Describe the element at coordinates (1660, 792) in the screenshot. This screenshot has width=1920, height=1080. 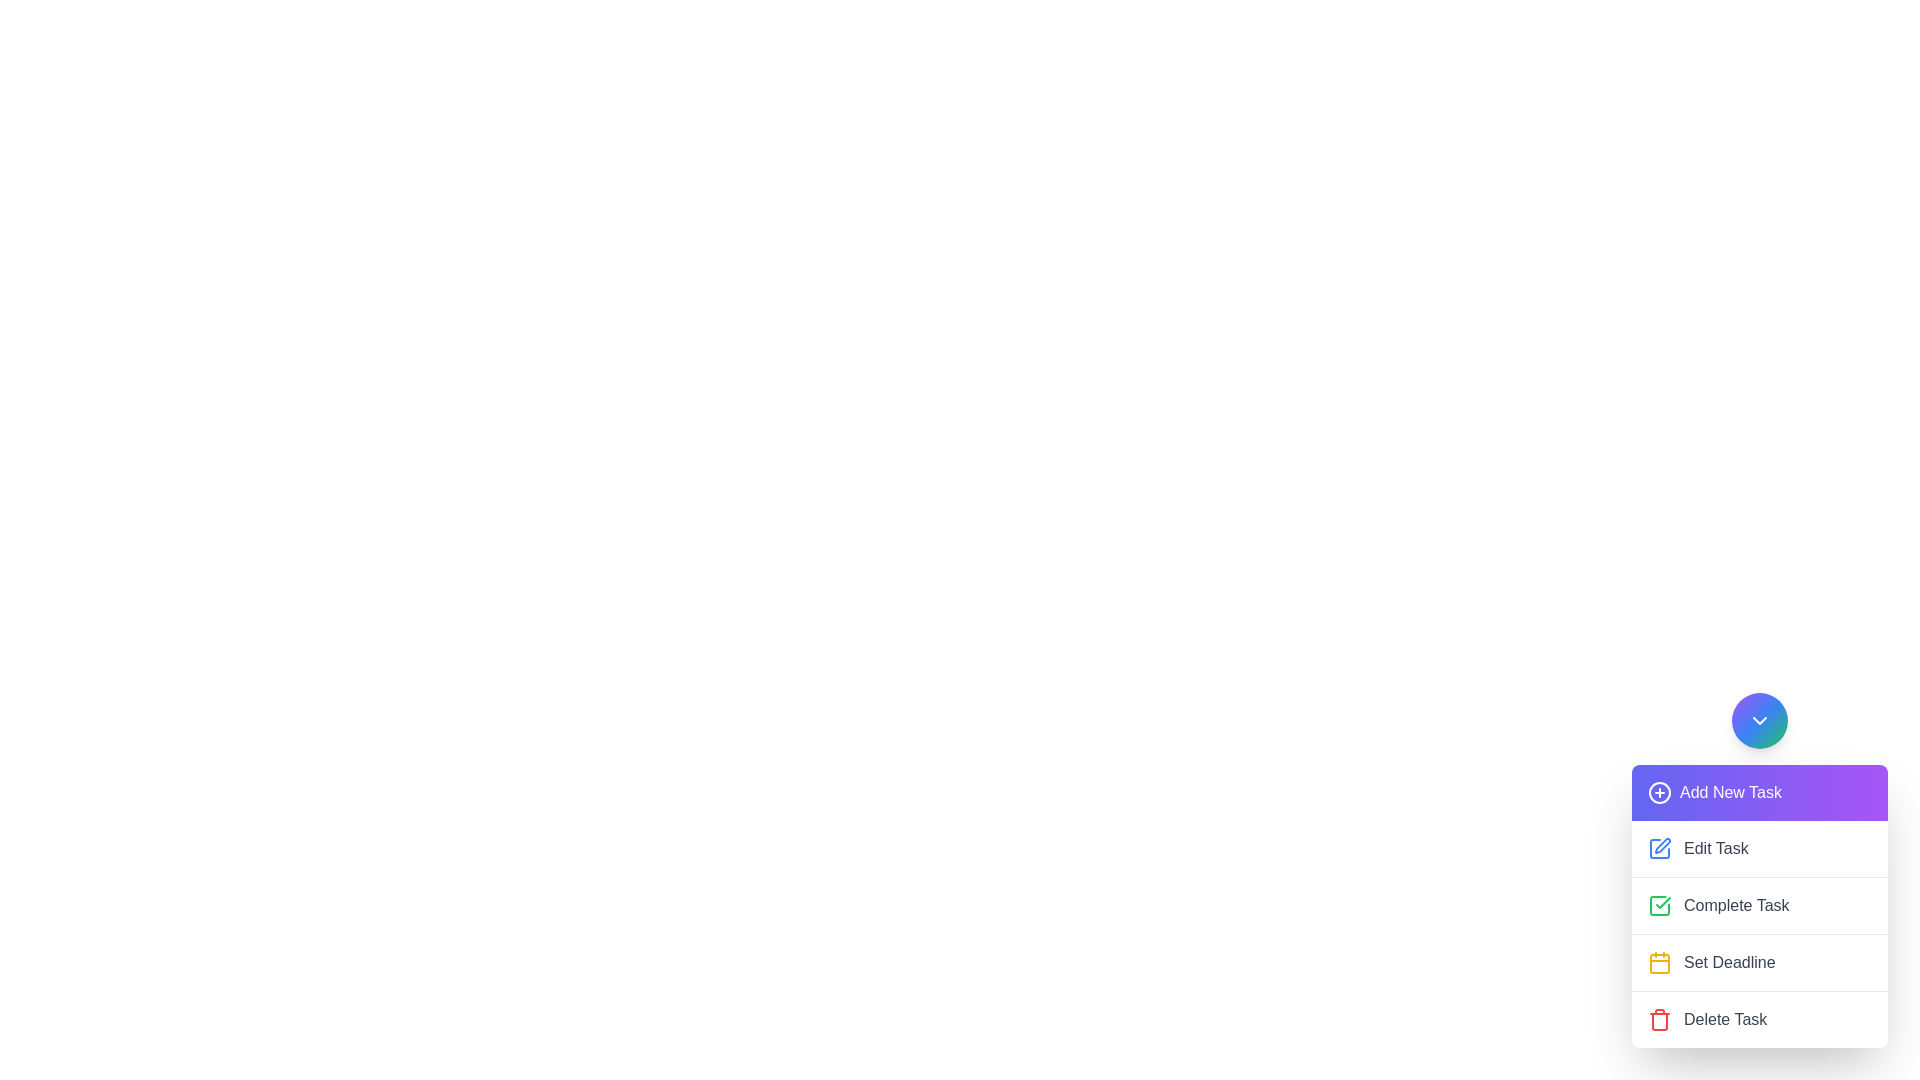
I see `circular portion of the 'Add New Task' button located at the top of the vertical list of action buttons for styling` at that location.